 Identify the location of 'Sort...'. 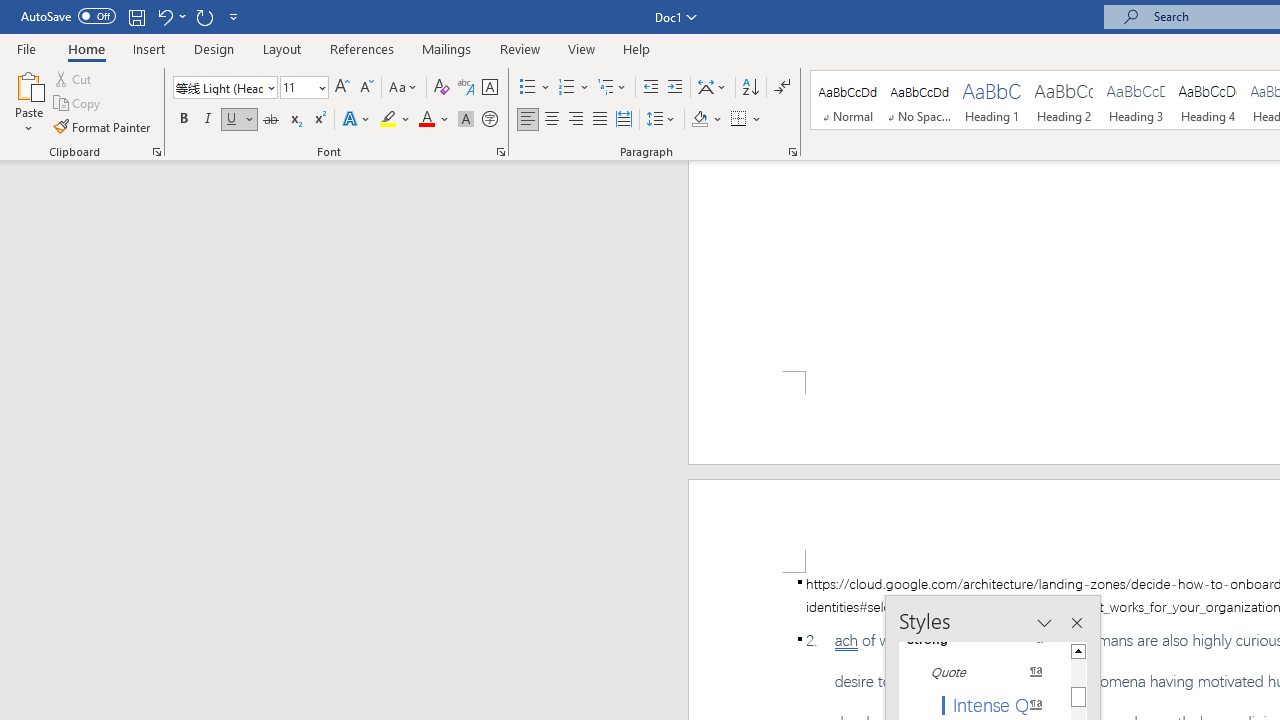
(749, 86).